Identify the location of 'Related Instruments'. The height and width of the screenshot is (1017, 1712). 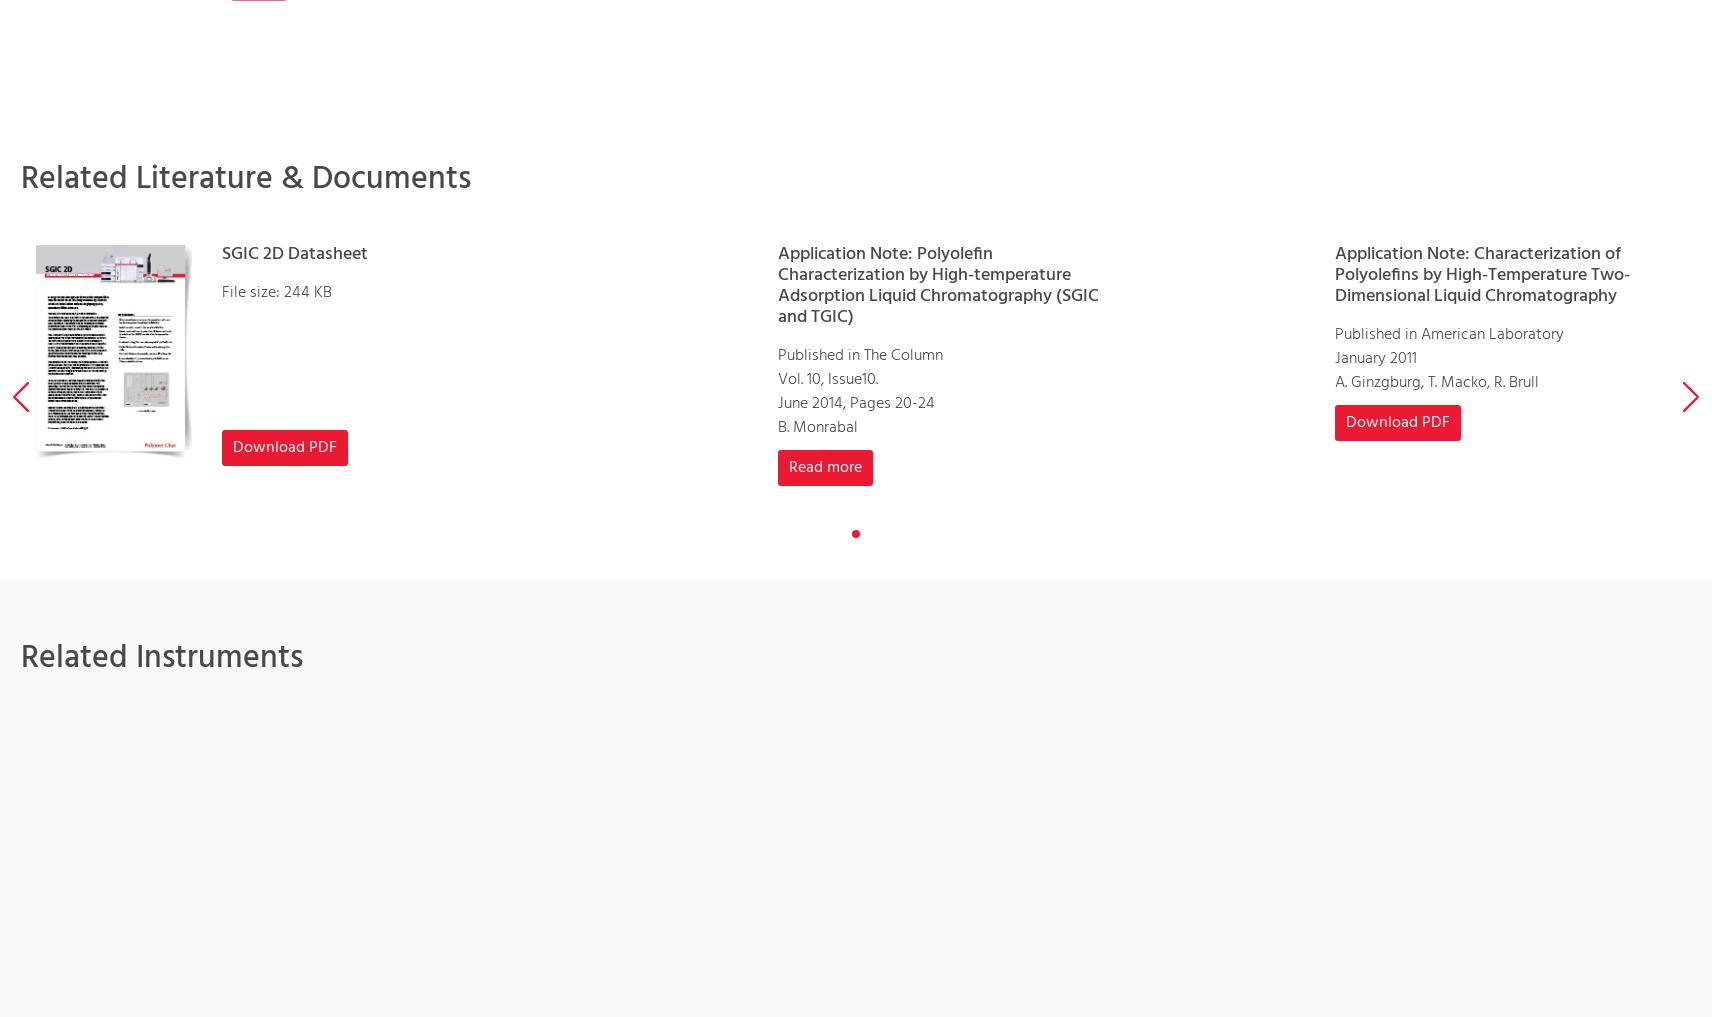
(160, 657).